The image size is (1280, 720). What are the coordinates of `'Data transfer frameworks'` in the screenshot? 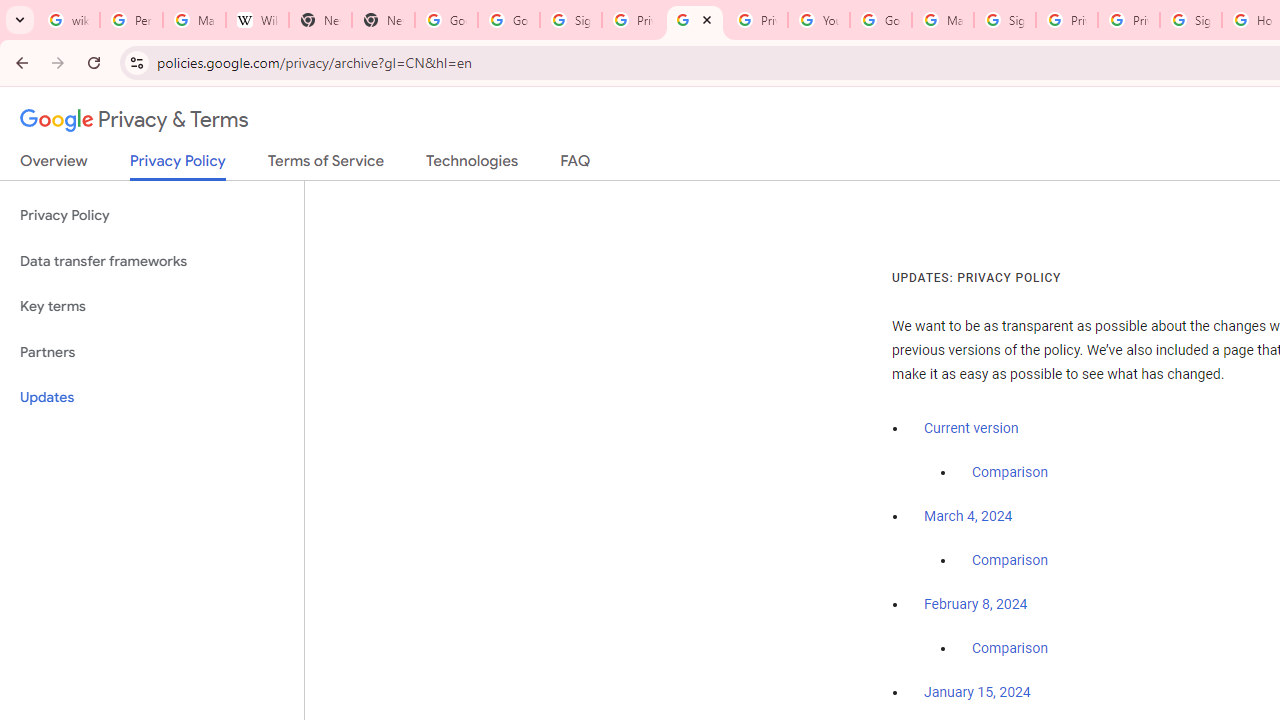 It's located at (151, 260).